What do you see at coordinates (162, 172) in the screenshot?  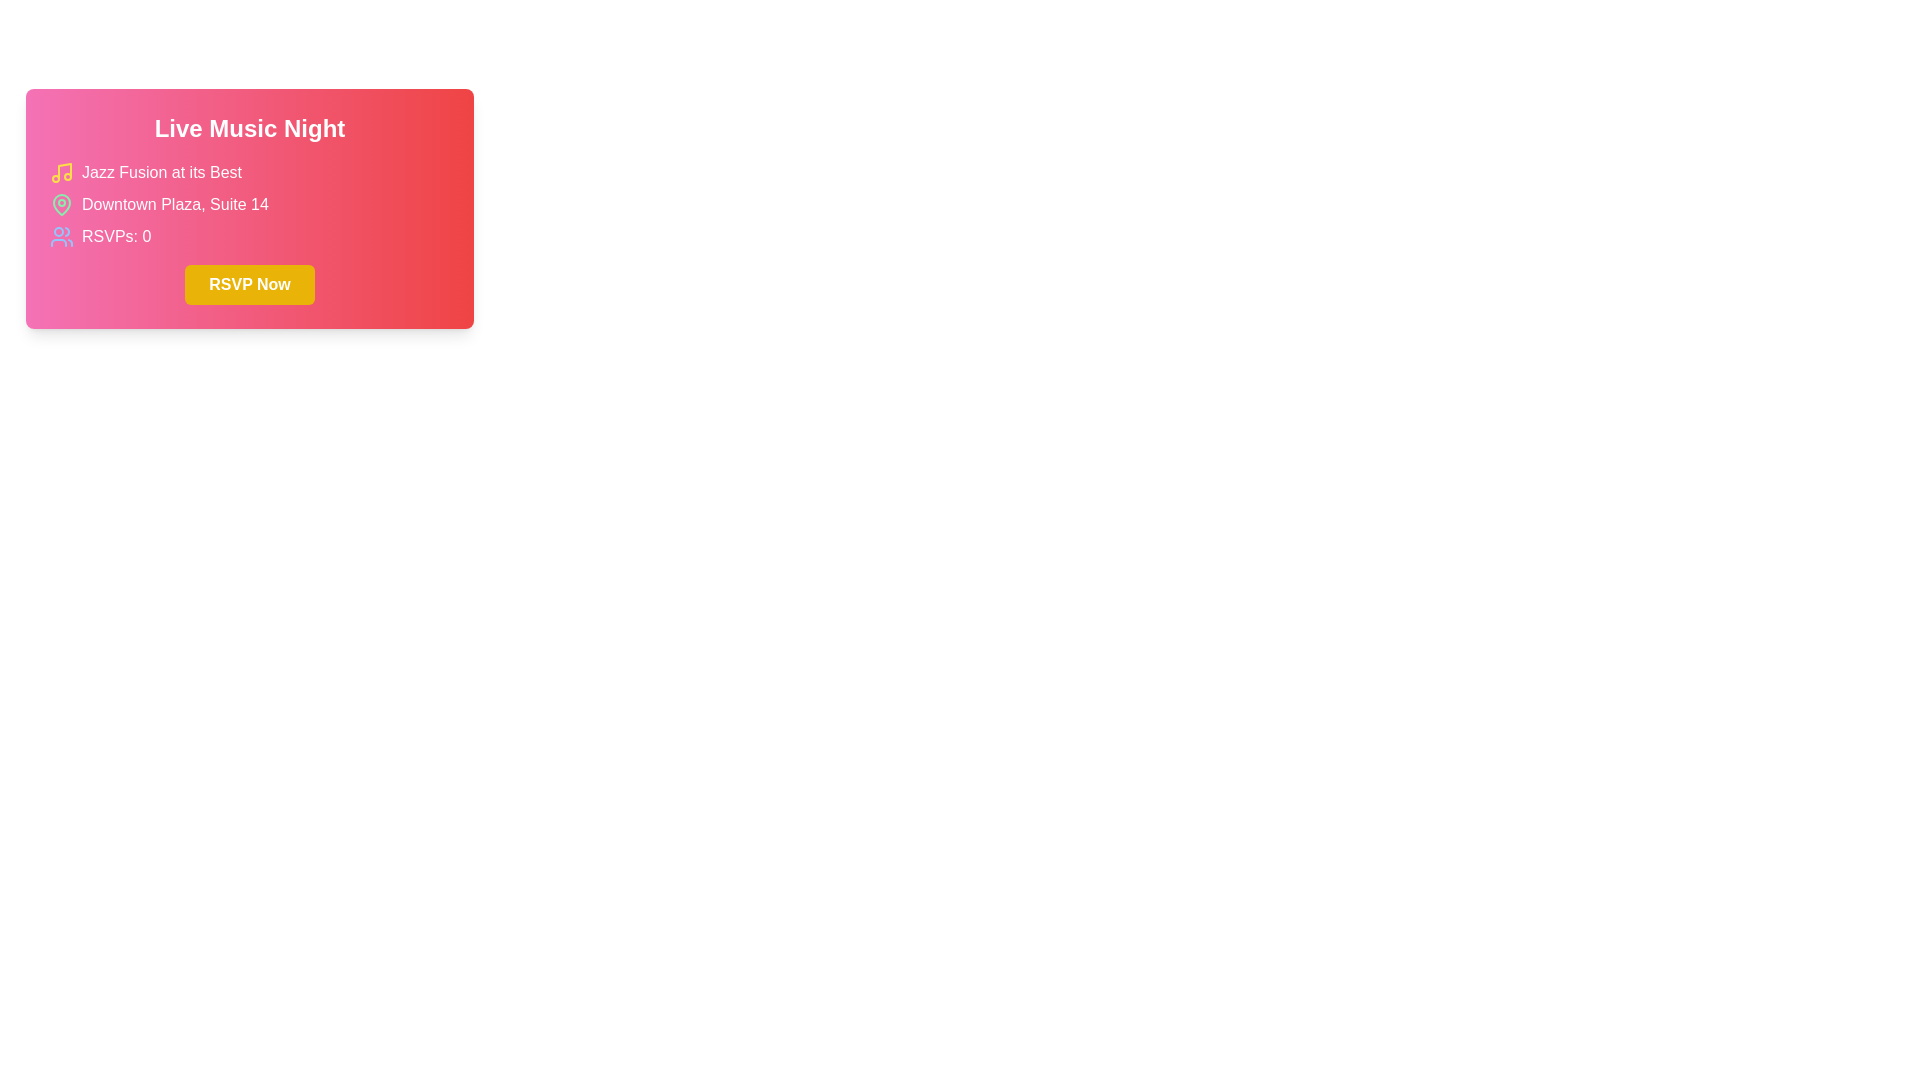 I see `text from the label that contains 'Jazz Fusion at its Best', which is styled with white text on a gradient pink background and located in the middle-left section of a card component` at bounding box center [162, 172].